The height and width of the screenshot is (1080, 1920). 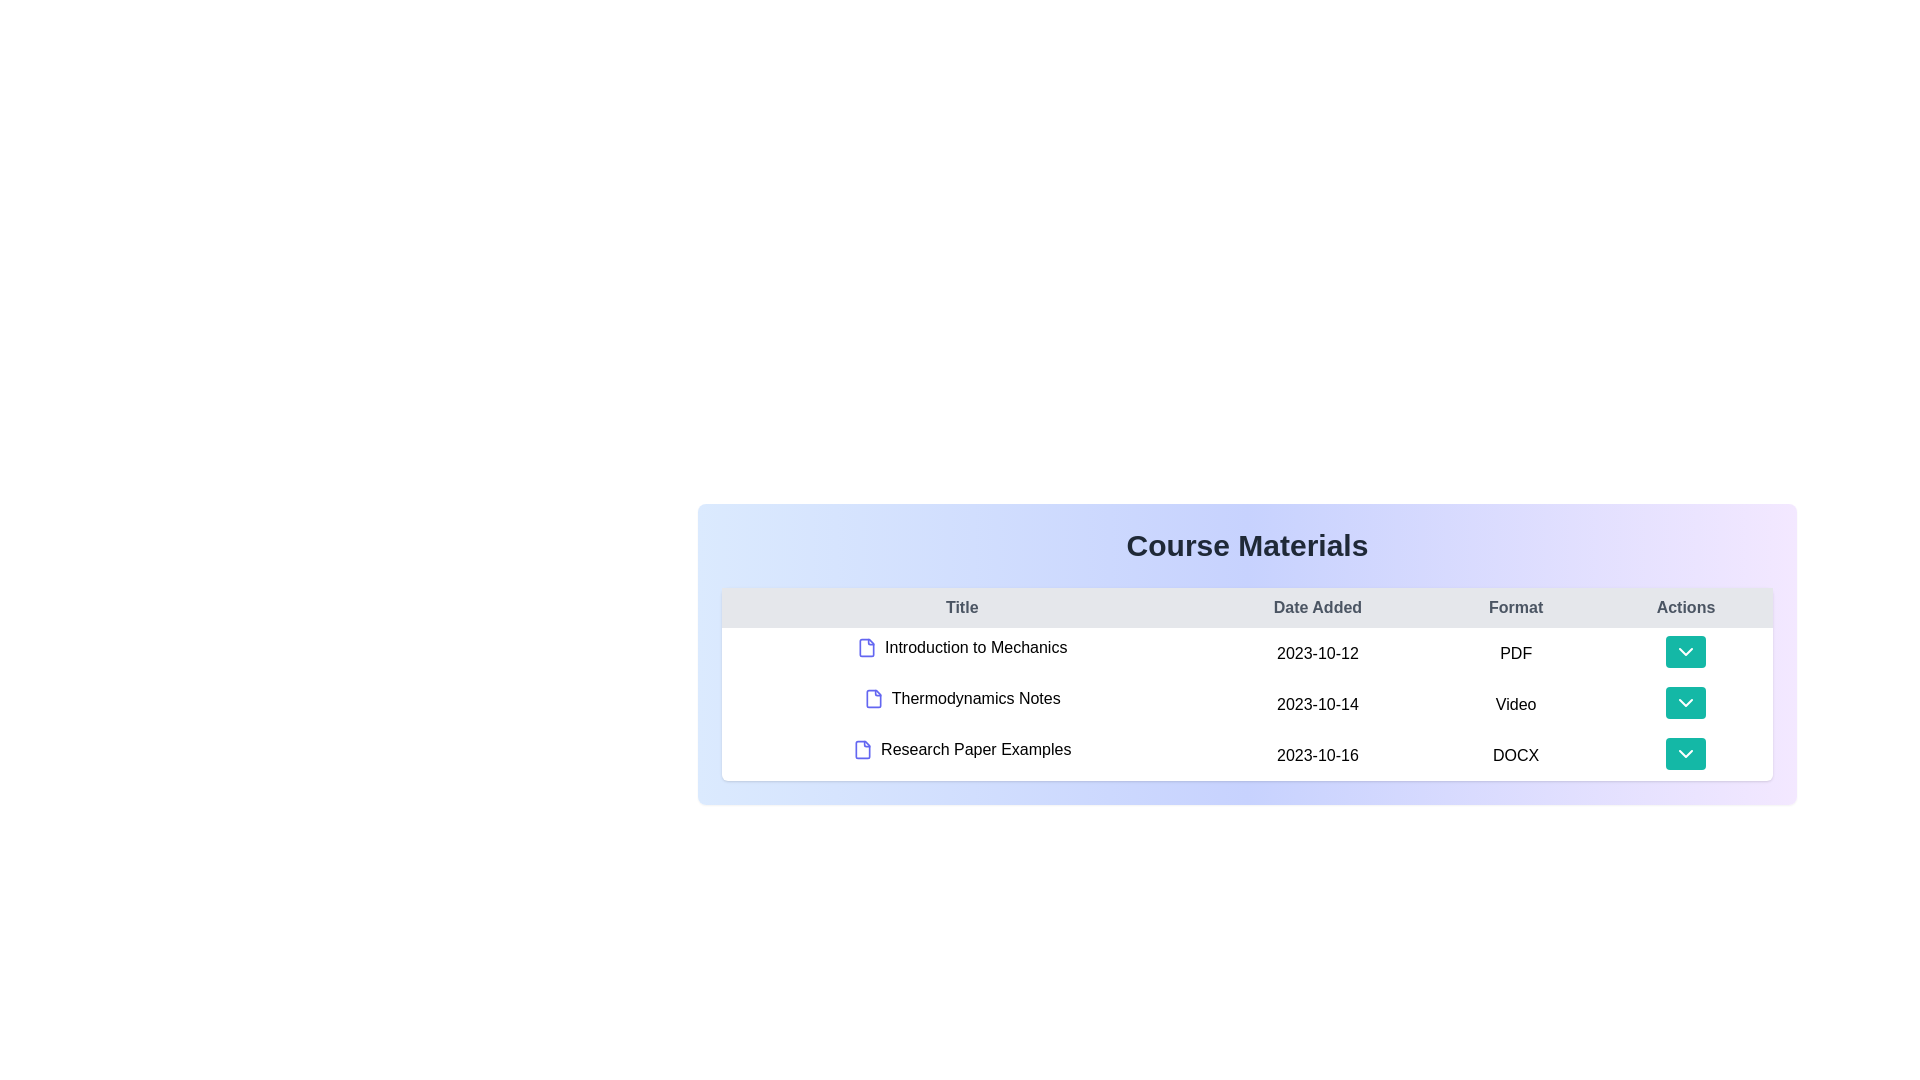 What do you see at coordinates (1516, 703) in the screenshot?
I see `the 'Video' text label in the 'Format' column of the course materials table for 'Thermodynamics Notes'` at bounding box center [1516, 703].